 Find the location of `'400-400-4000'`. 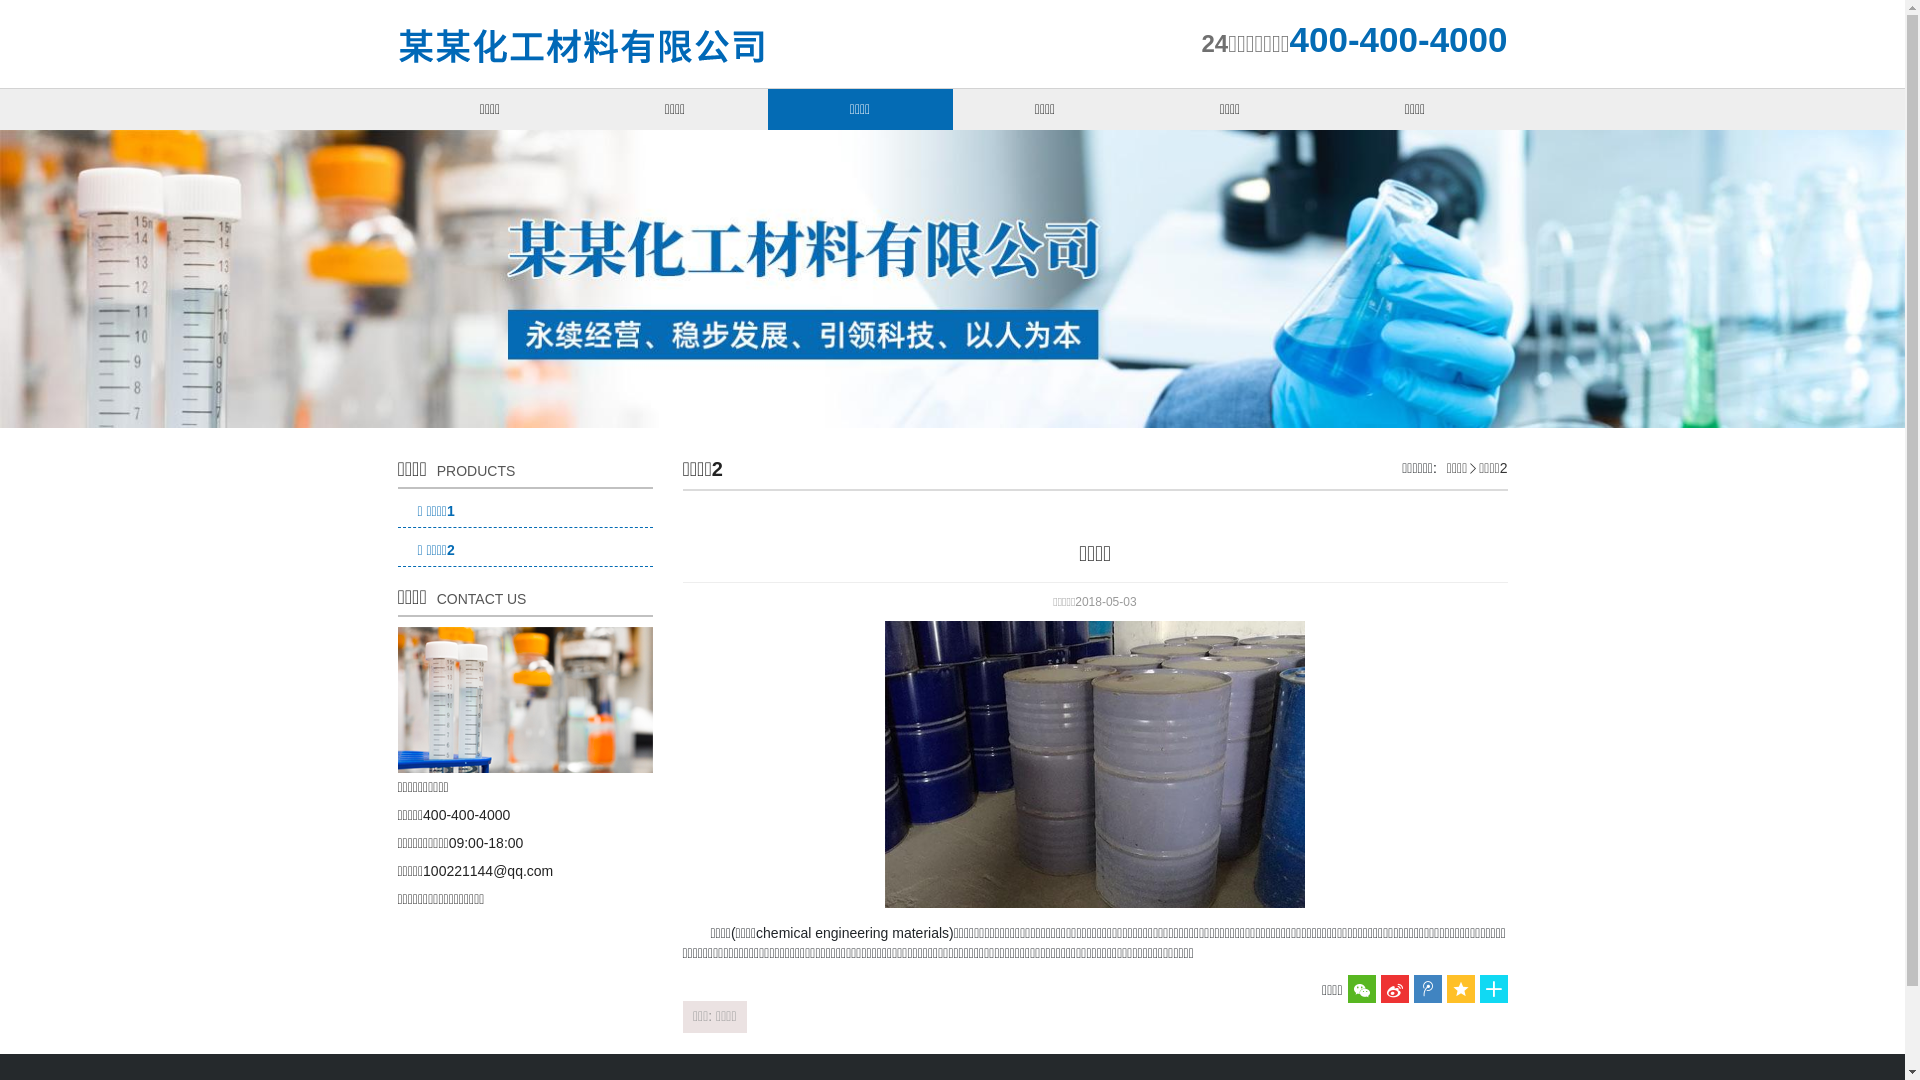

'400-400-4000' is located at coordinates (1397, 39).